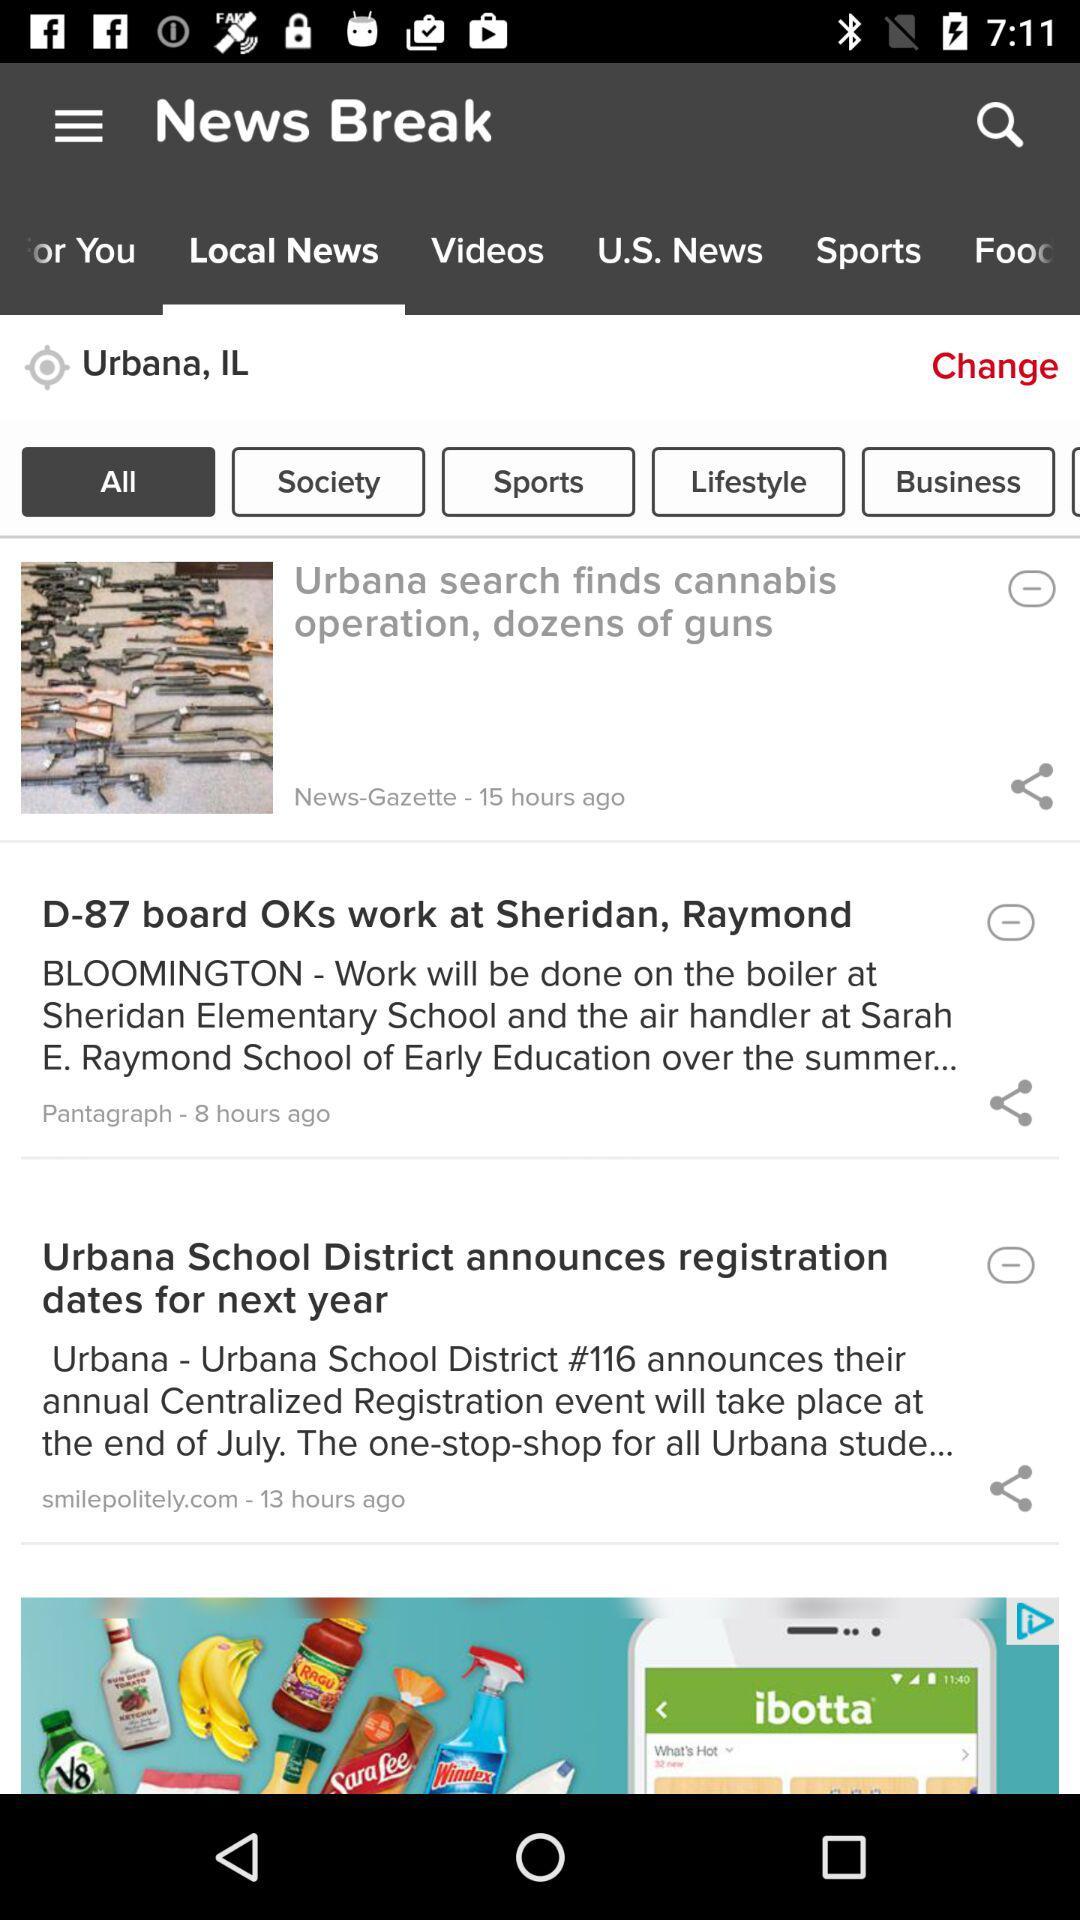 The image size is (1080, 1920). What do you see at coordinates (1029, 785) in the screenshot?
I see `the first share button on the web page` at bounding box center [1029, 785].